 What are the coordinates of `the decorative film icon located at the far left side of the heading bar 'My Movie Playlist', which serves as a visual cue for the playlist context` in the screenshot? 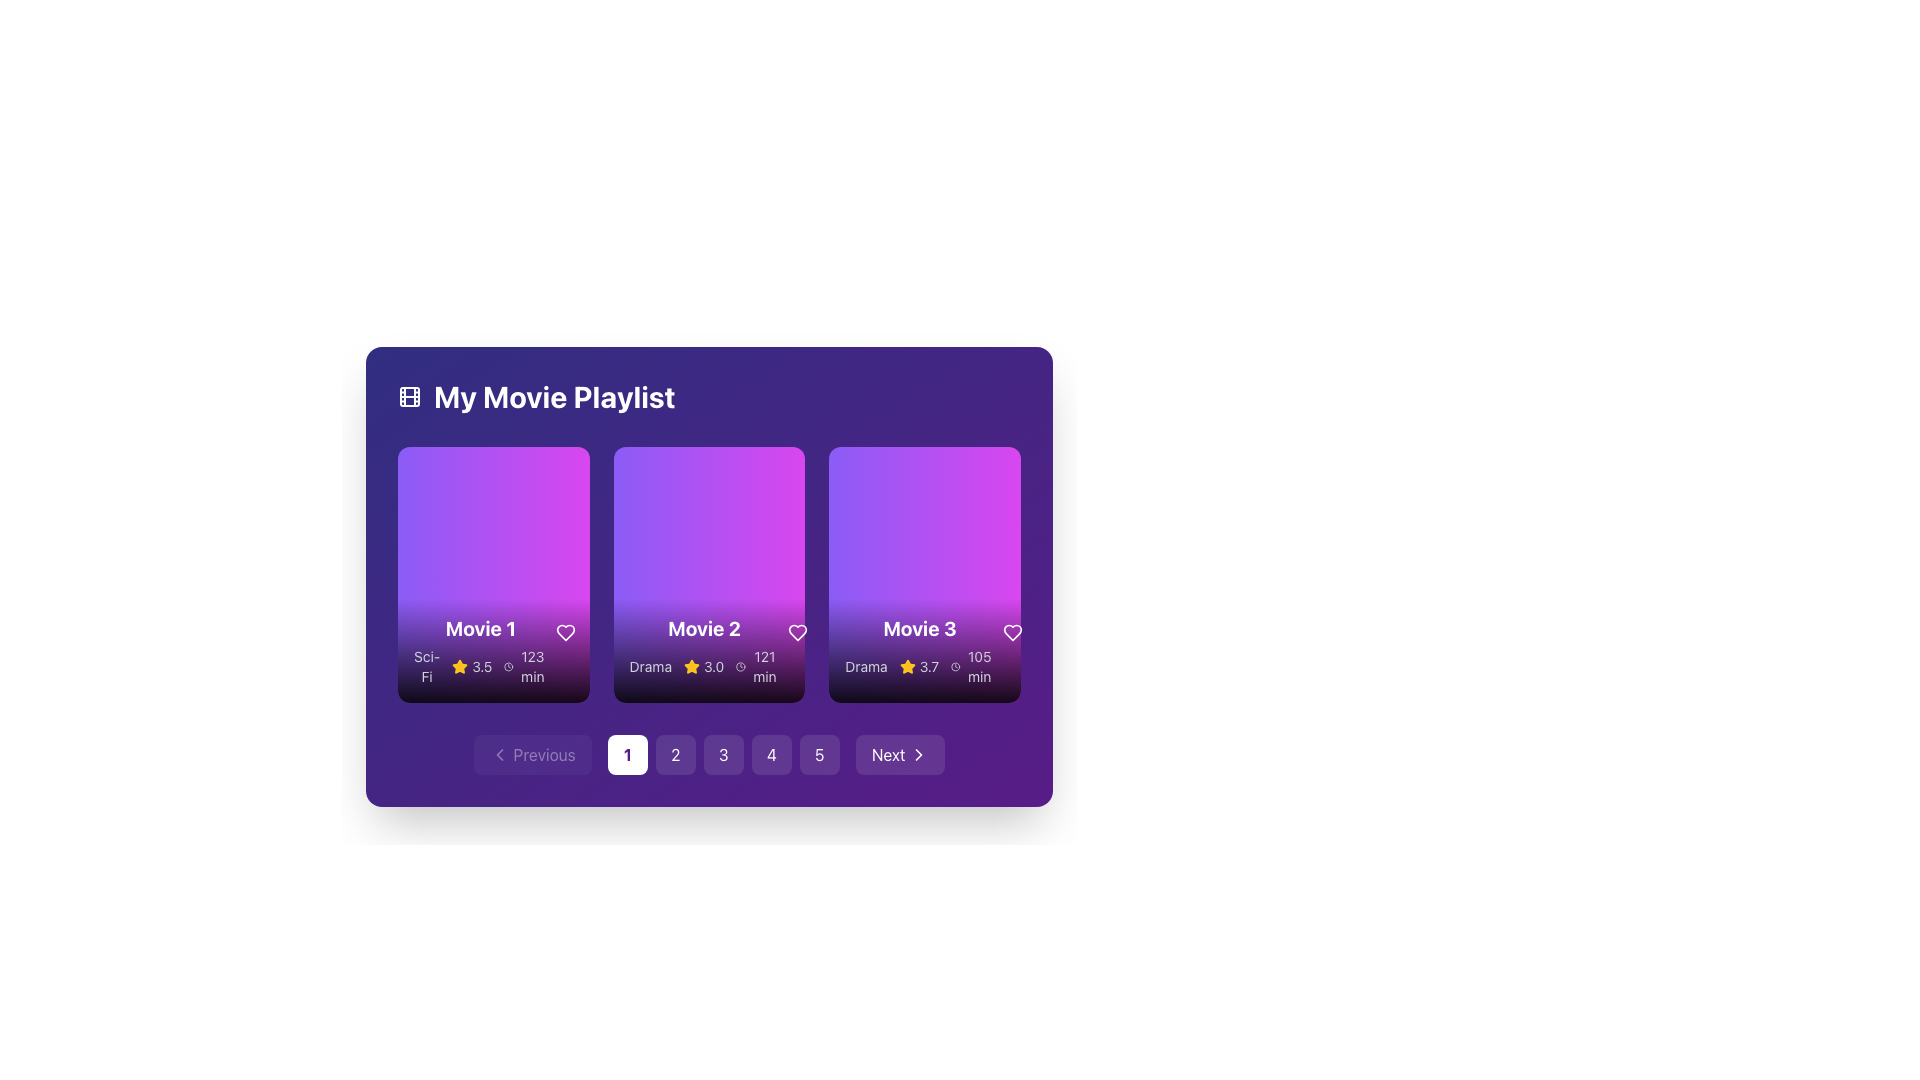 It's located at (408, 397).